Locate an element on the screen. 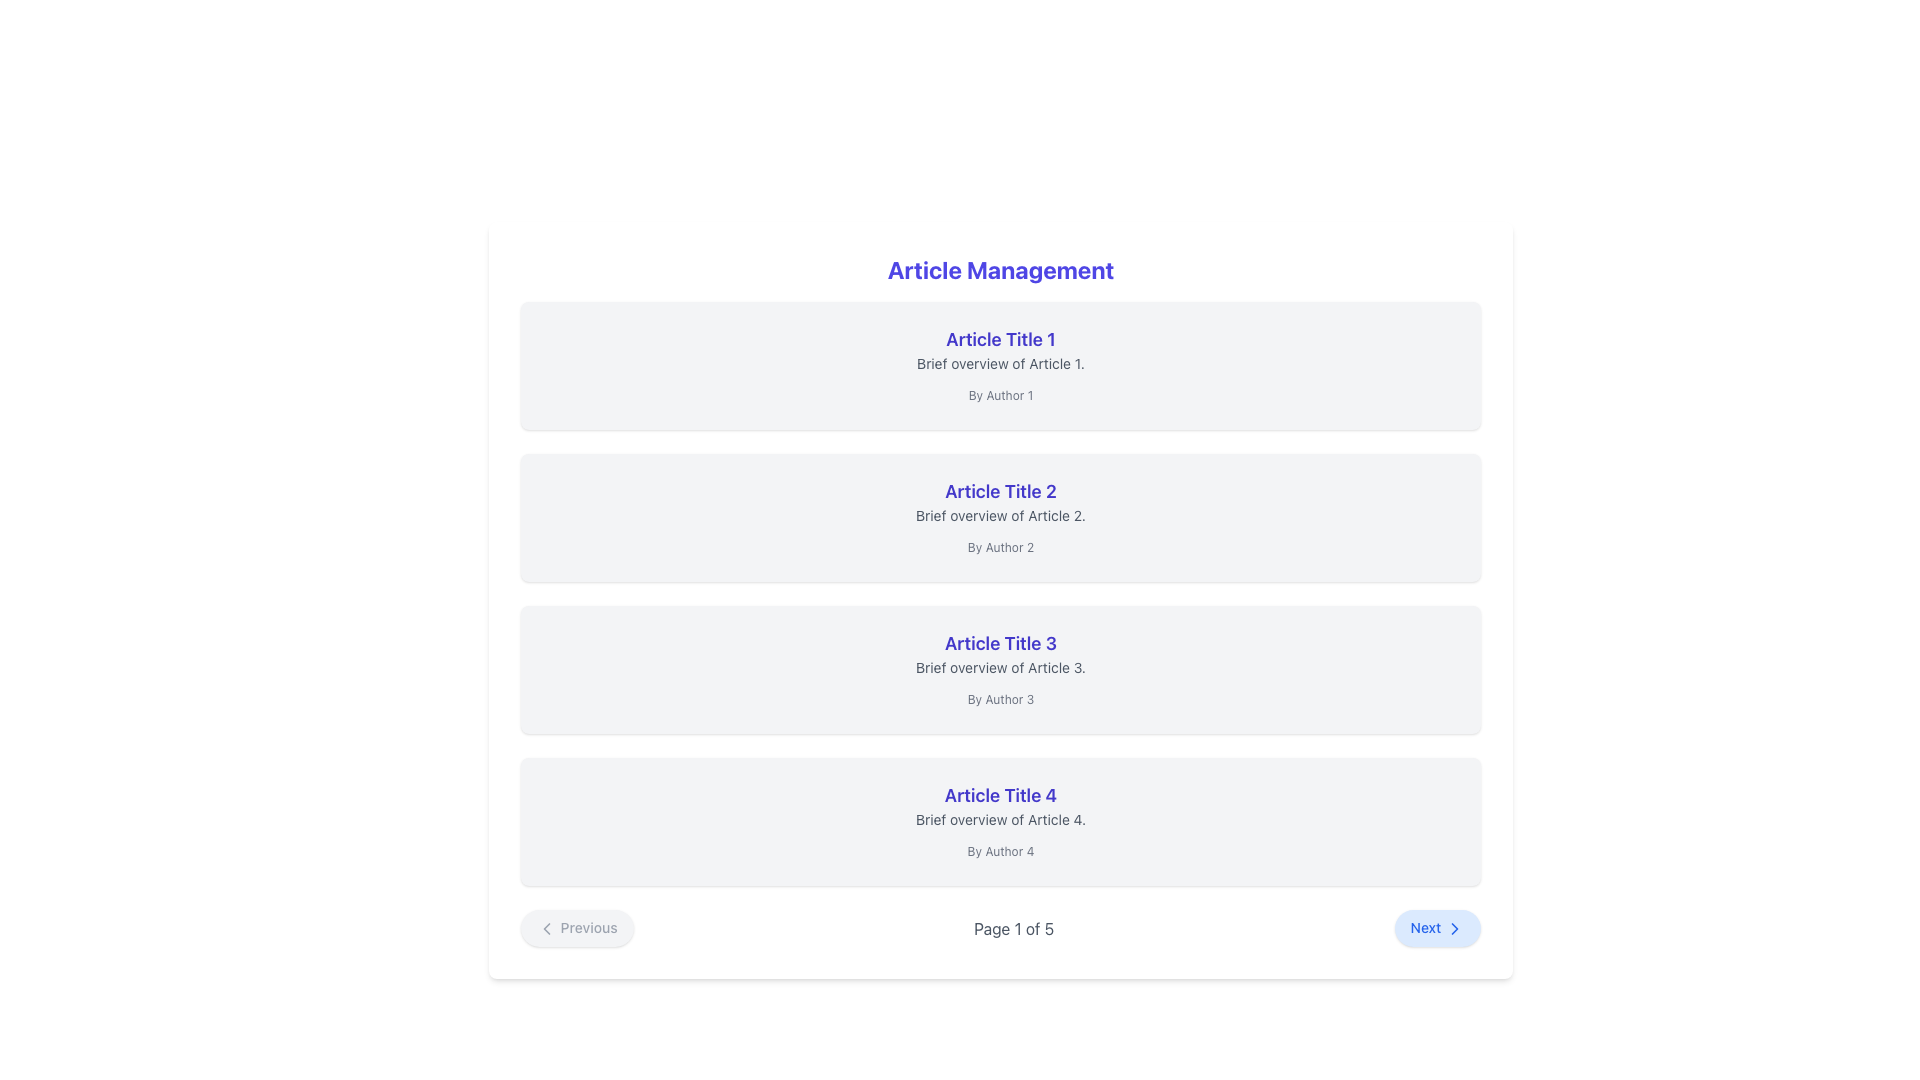 Image resolution: width=1920 pixels, height=1080 pixels. the leftmost button in the footer navigation section that navigates to the previous page is located at coordinates (576, 928).